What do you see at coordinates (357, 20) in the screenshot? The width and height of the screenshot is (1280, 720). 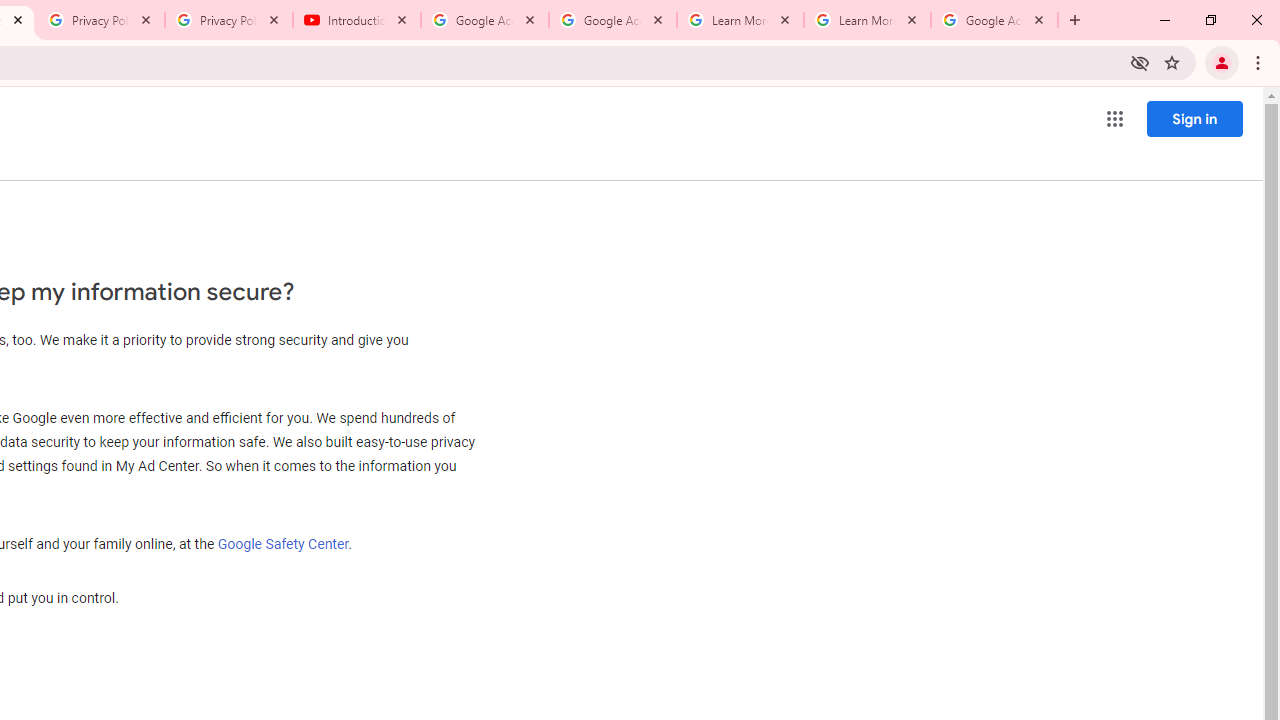 I see `'Introduction | Google Privacy Policy - YouTube'` at bounding box center [357, 20].